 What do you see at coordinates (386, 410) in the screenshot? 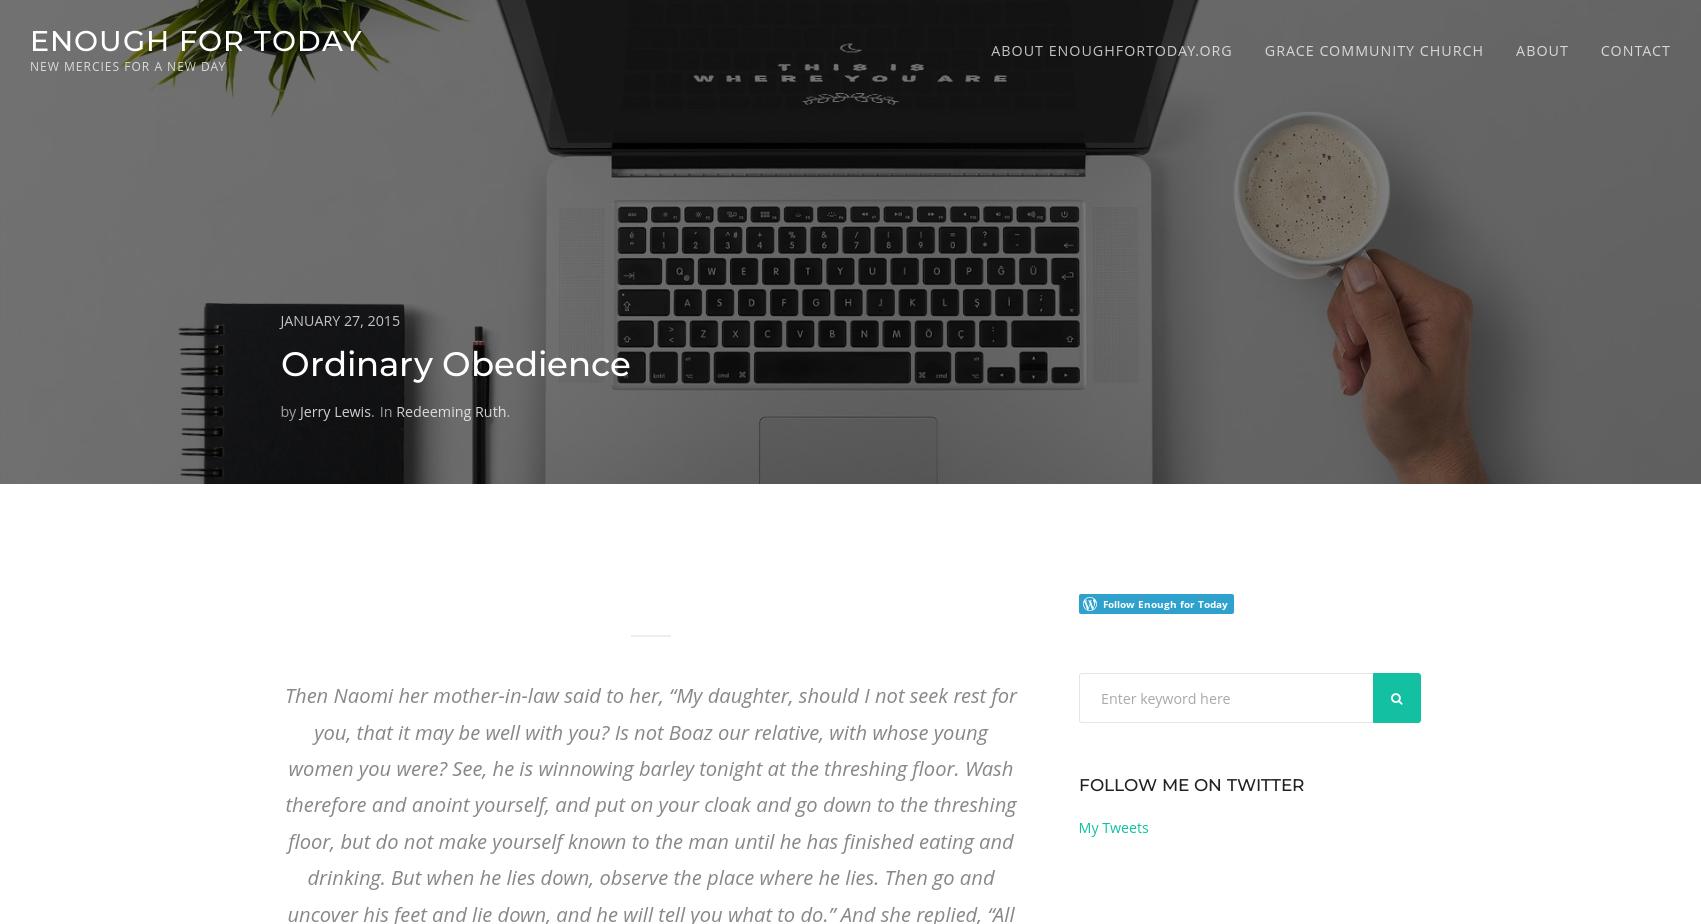
I see `'In'` at bounding box center [386, 410].